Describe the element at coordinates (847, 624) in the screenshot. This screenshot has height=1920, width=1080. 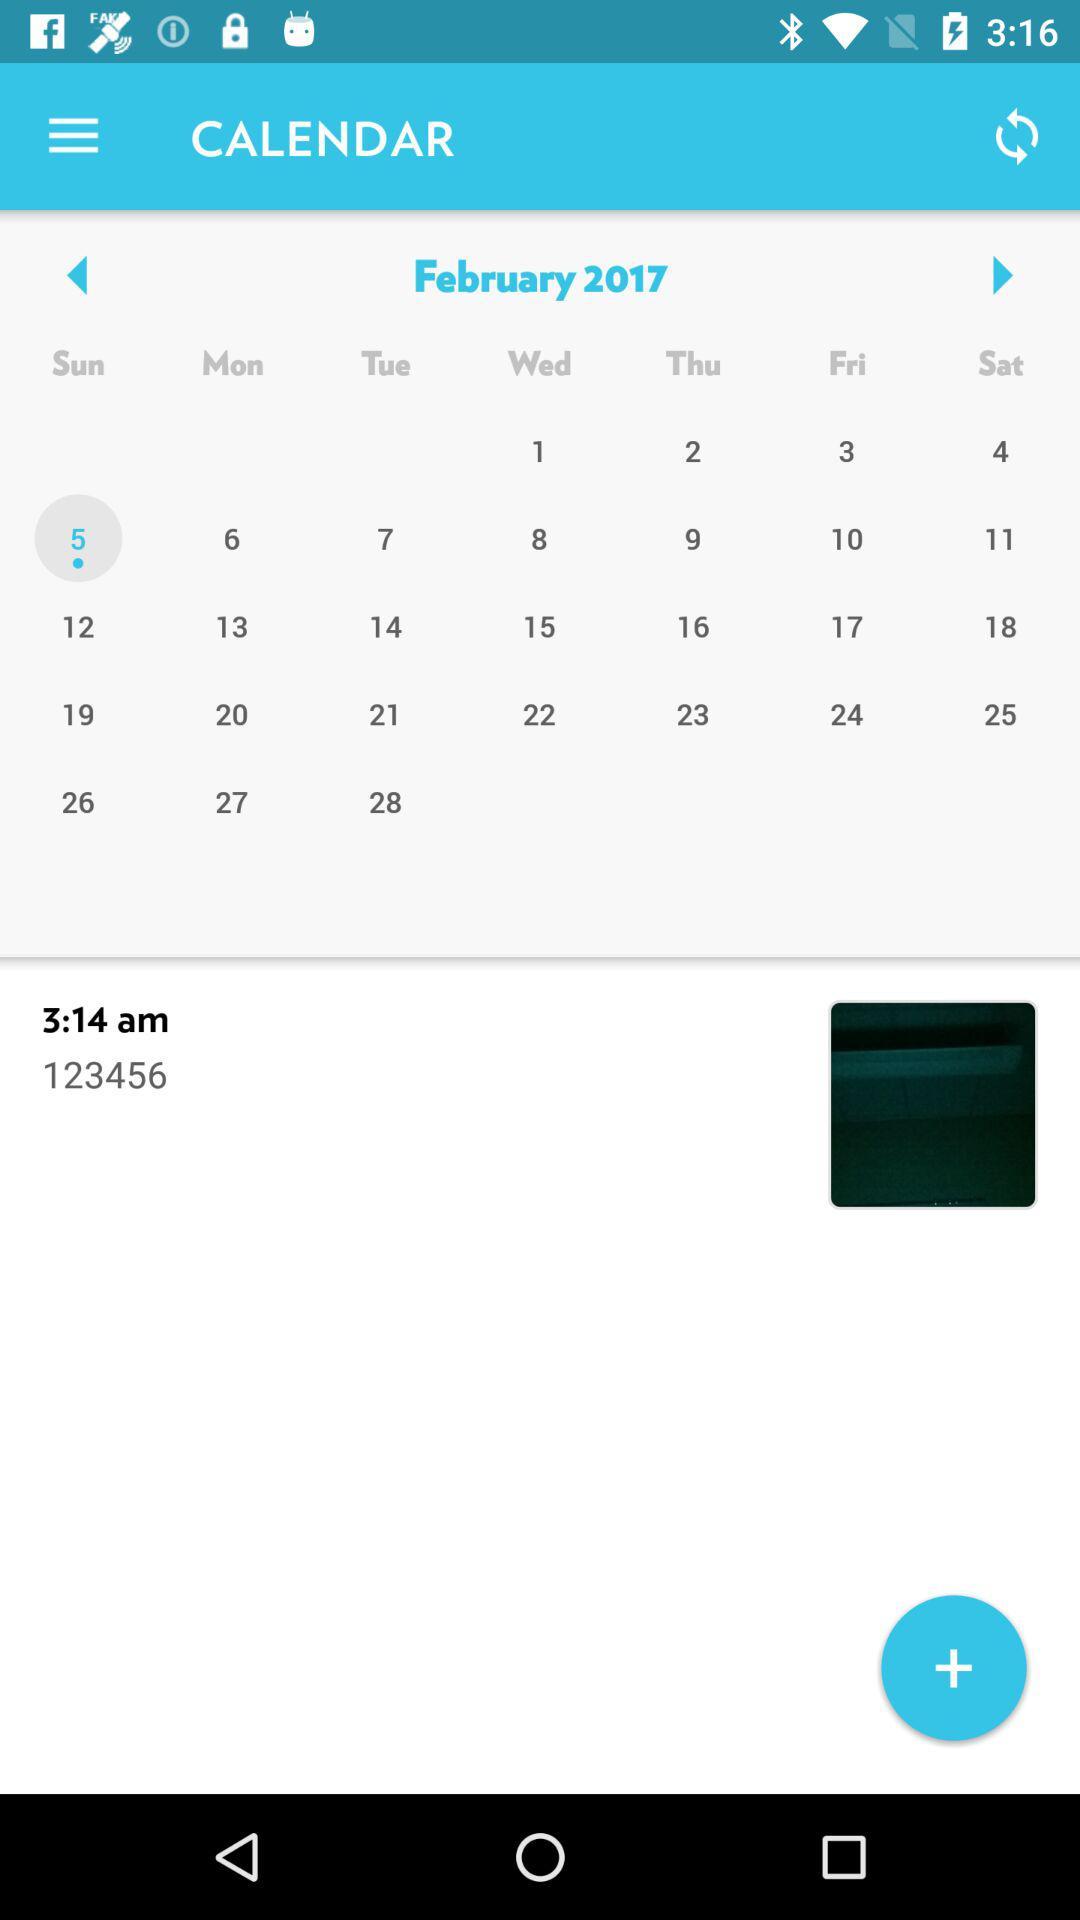
I see `icon above 23` at that location.